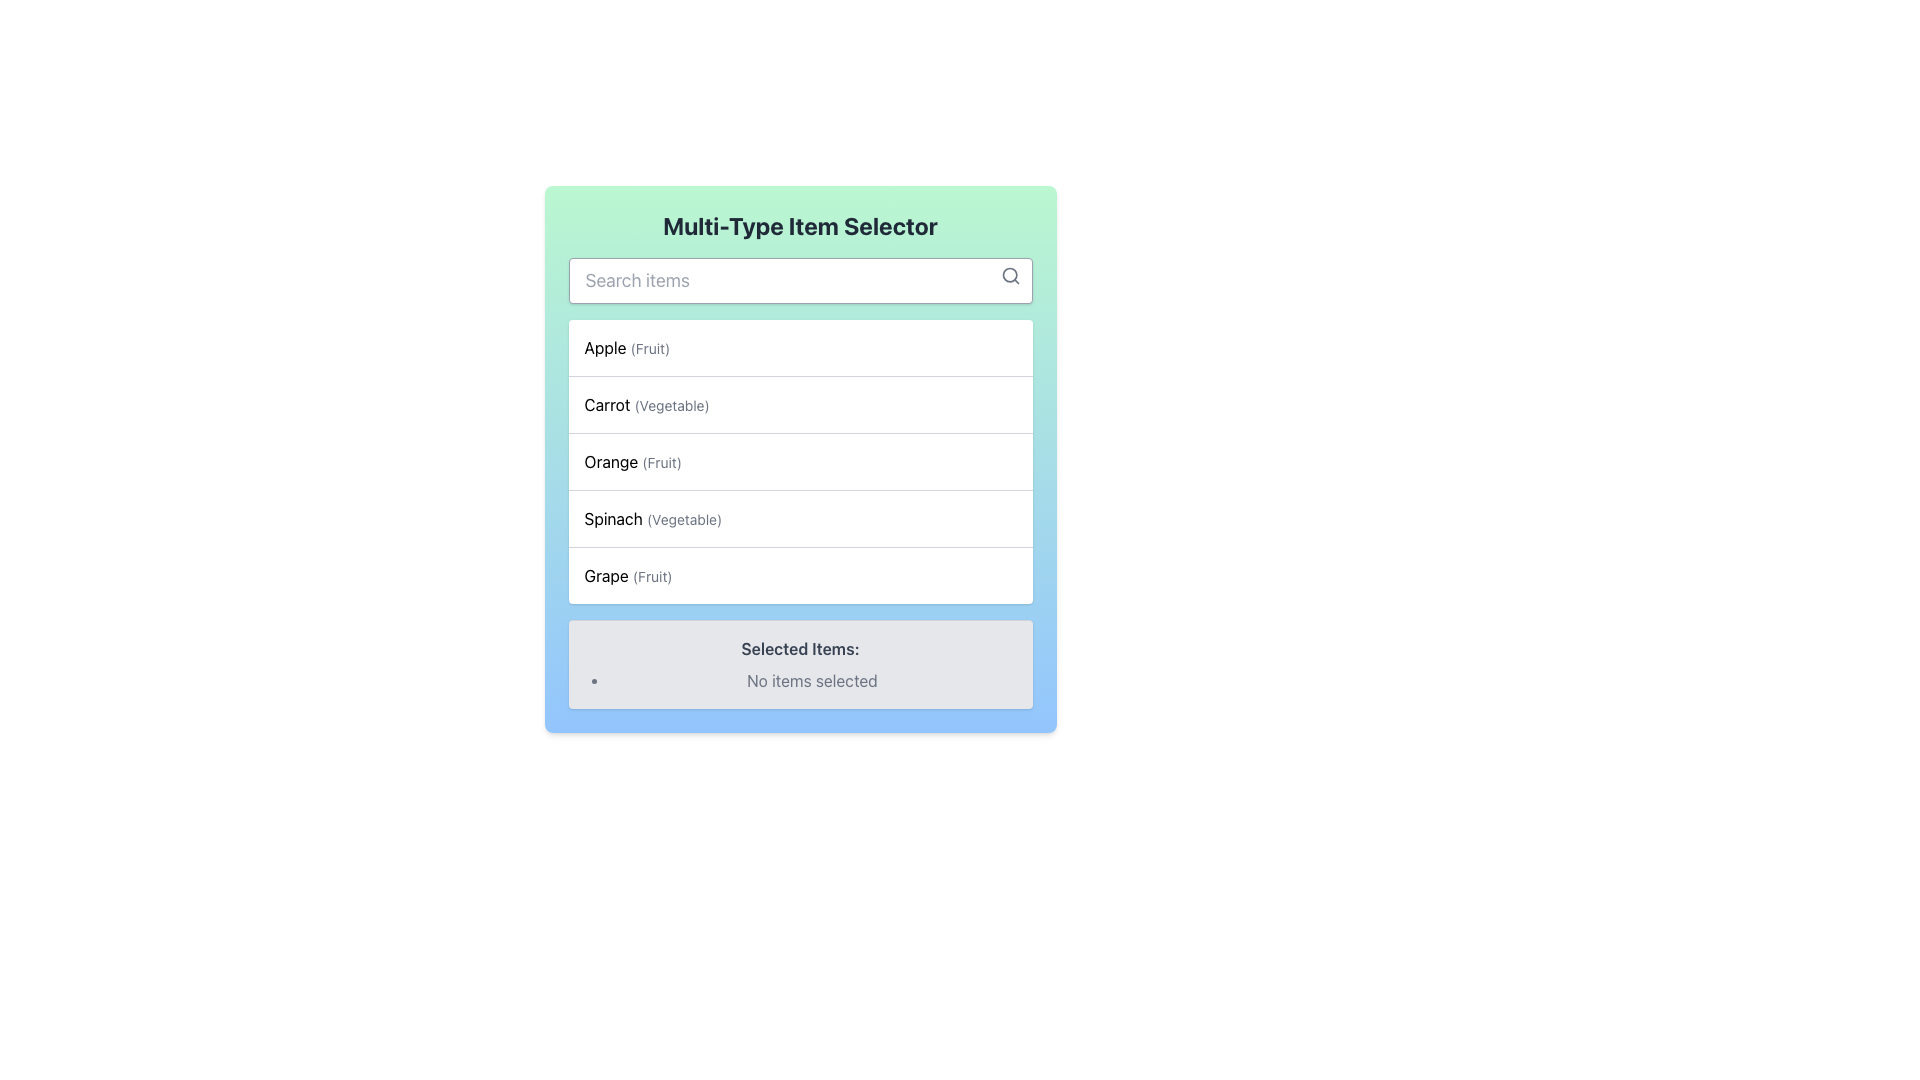 This screenshot has height=1080, width=1920. I want to click on the selectable list item labeled 'Apple (Fruit)' within the 'Multi-Type Item Selector', so click(626, 346).